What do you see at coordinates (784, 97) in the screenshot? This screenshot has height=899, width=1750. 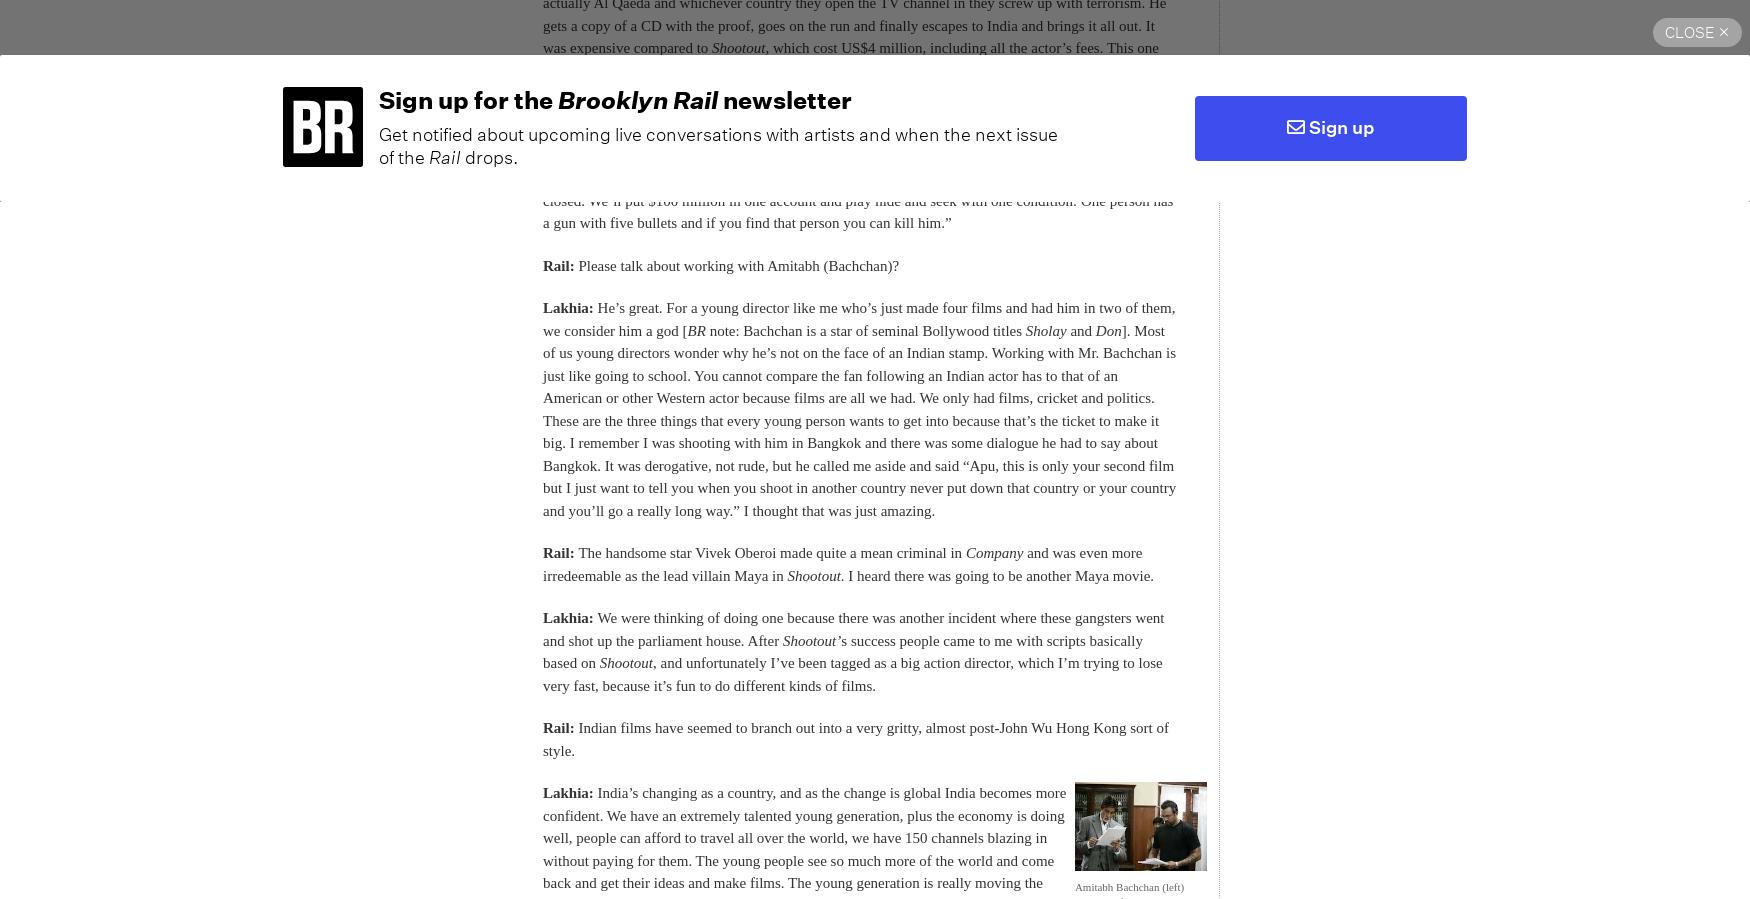 I see `'newsletter'` at bounding box center [784, 97].